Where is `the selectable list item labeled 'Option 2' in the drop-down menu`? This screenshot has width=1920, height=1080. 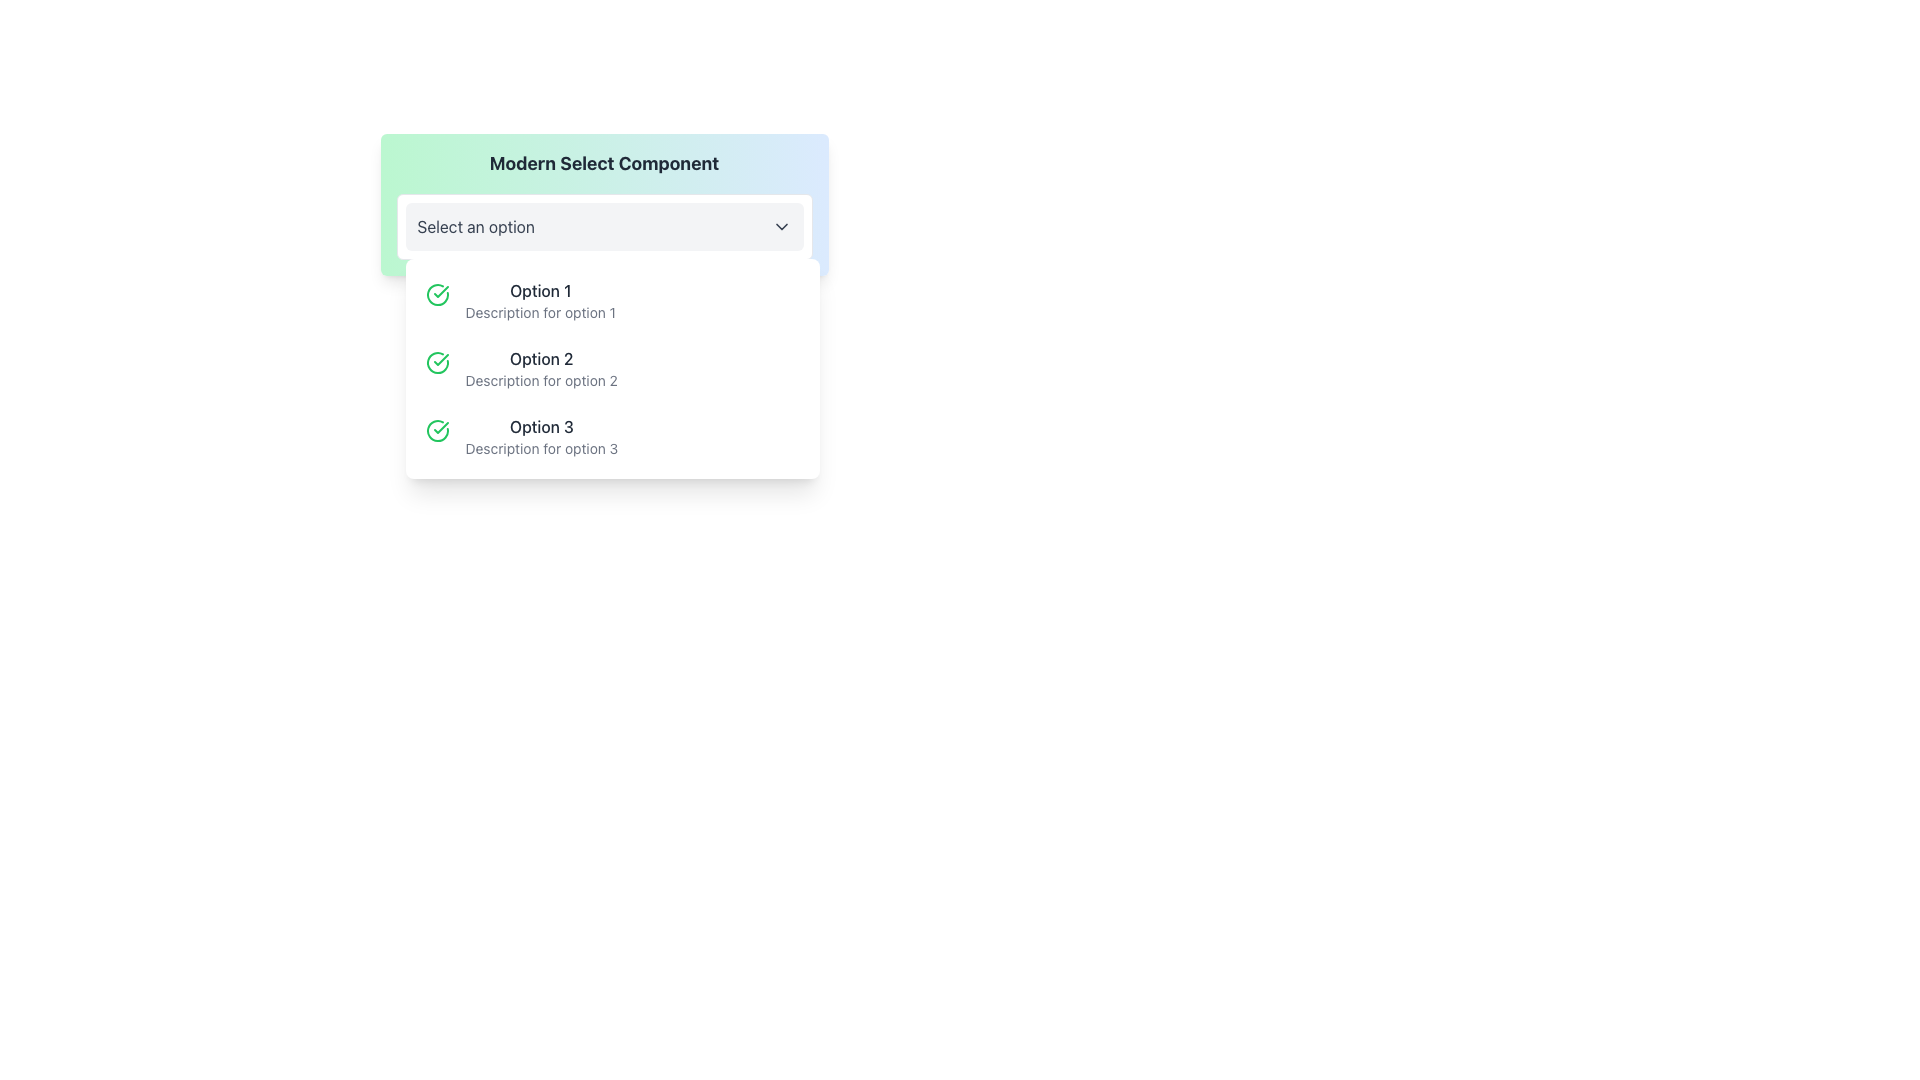 the selectable list item labeled 'Option 2' in the drop-down menu is located at coordinates (541, 369).